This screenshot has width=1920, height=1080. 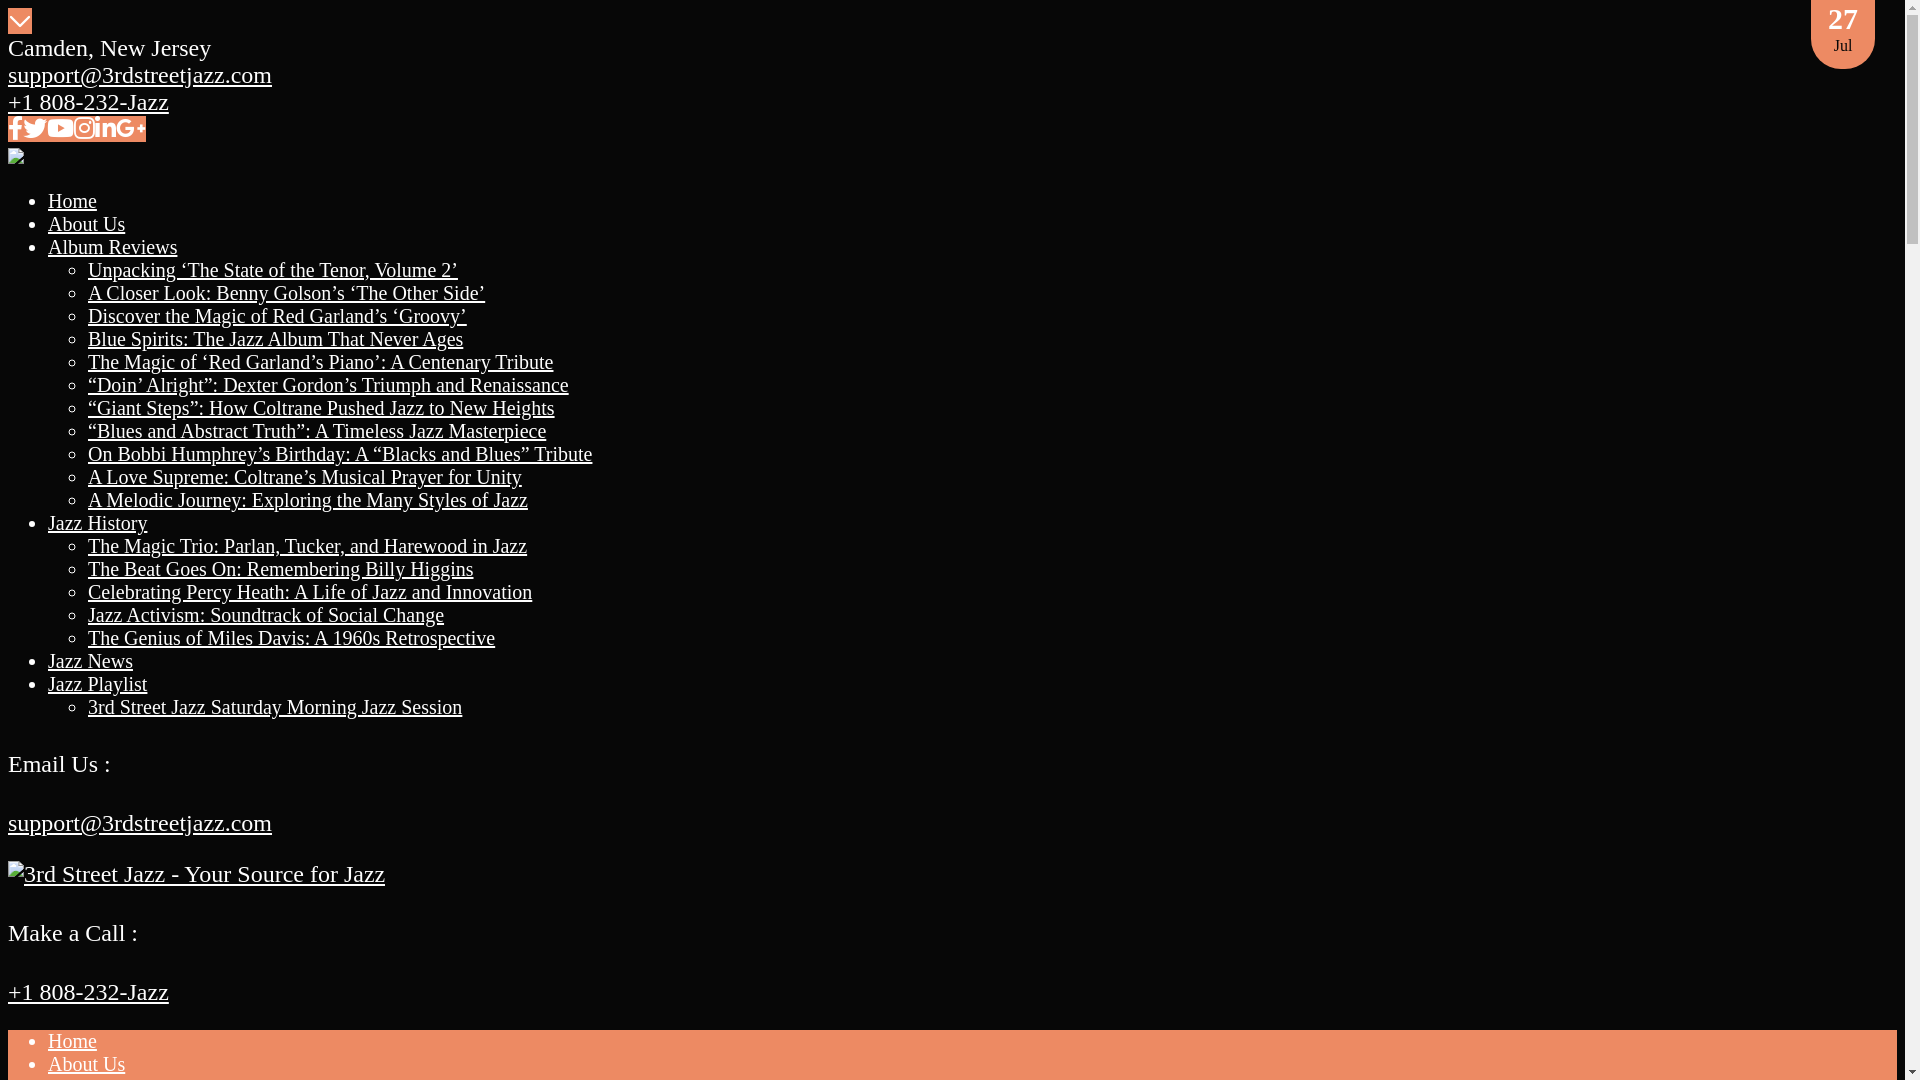 I want to click on 'youtube', so click(x=47, y=128).